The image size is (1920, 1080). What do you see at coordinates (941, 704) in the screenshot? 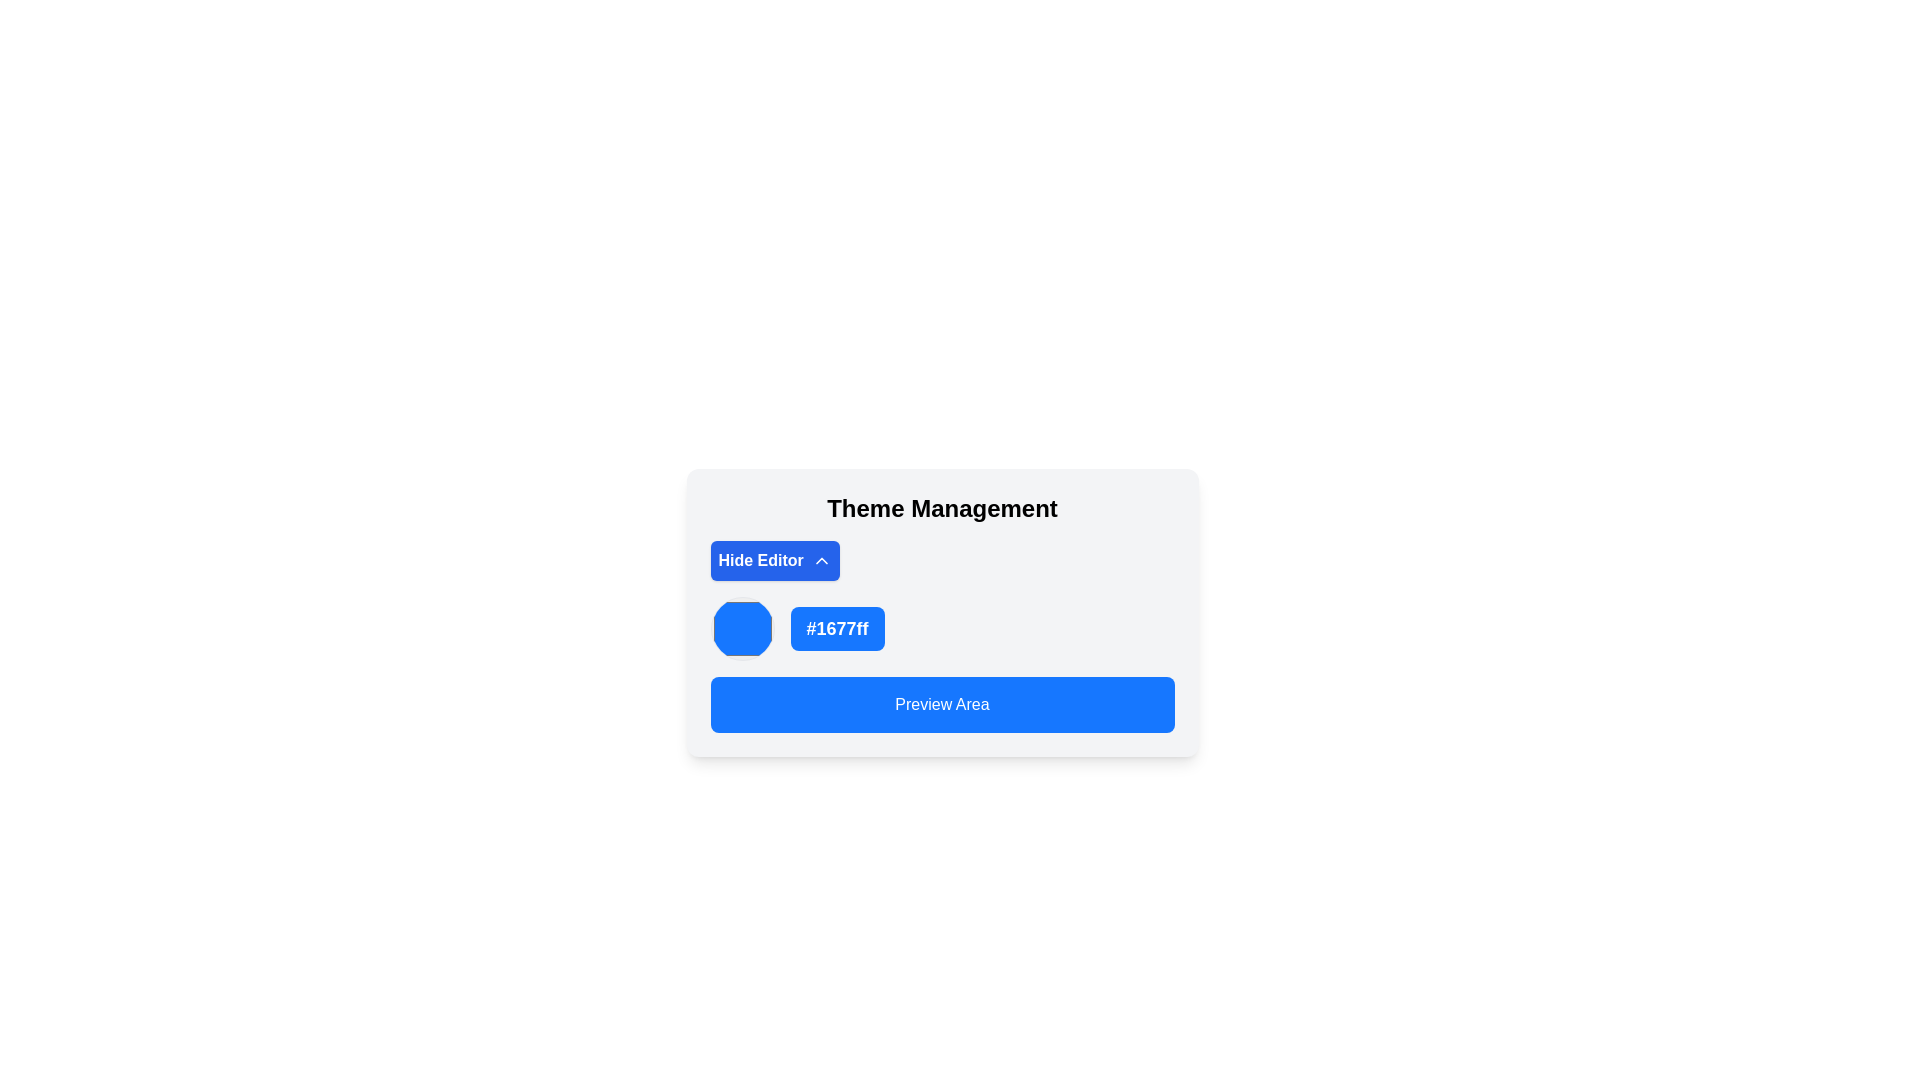
I see `the non-interactive Text Label that provides a title for the Theme Management area, located in a rounded rectangle with a blue background, beneath the color preview and hexadecimal code components` at bounding box center [941, 704].